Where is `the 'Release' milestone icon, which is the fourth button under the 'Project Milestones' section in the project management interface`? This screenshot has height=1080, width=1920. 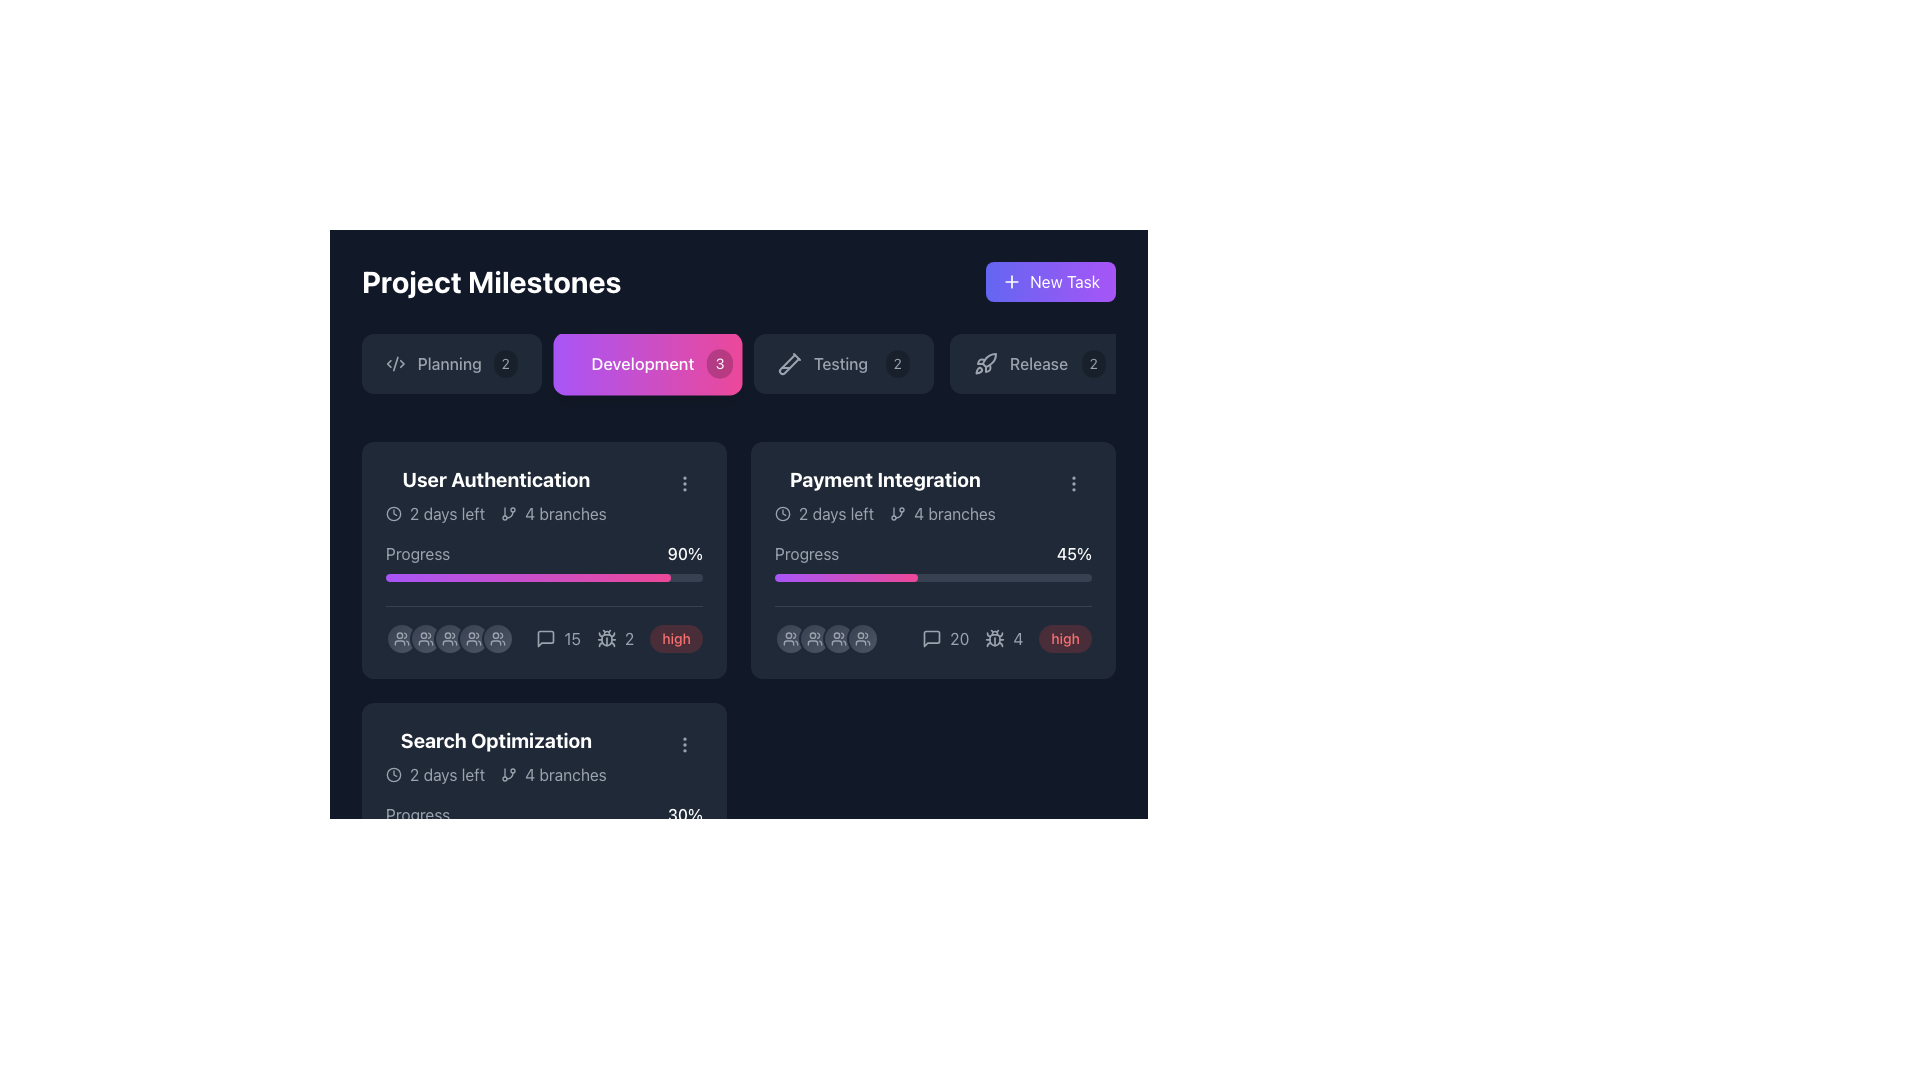
the 'Release' milestone icon, which is the fourth button under the 'Project Milestones' section in the project management interface is located at coordinates (989, 360).